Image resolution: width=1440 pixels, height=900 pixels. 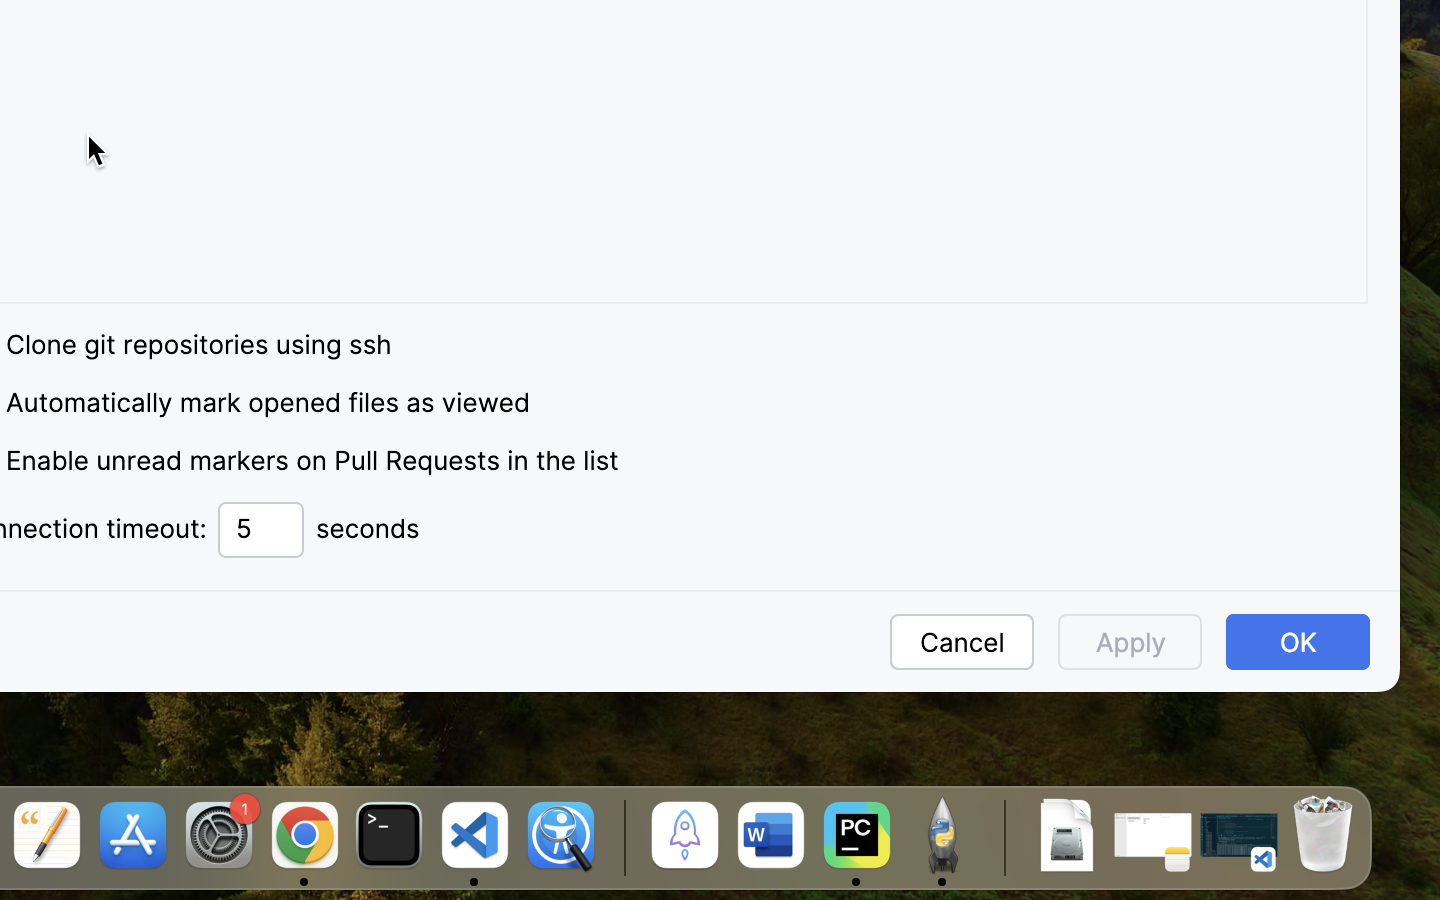 I want to click on 'seconds', so click(x=367, y=528).